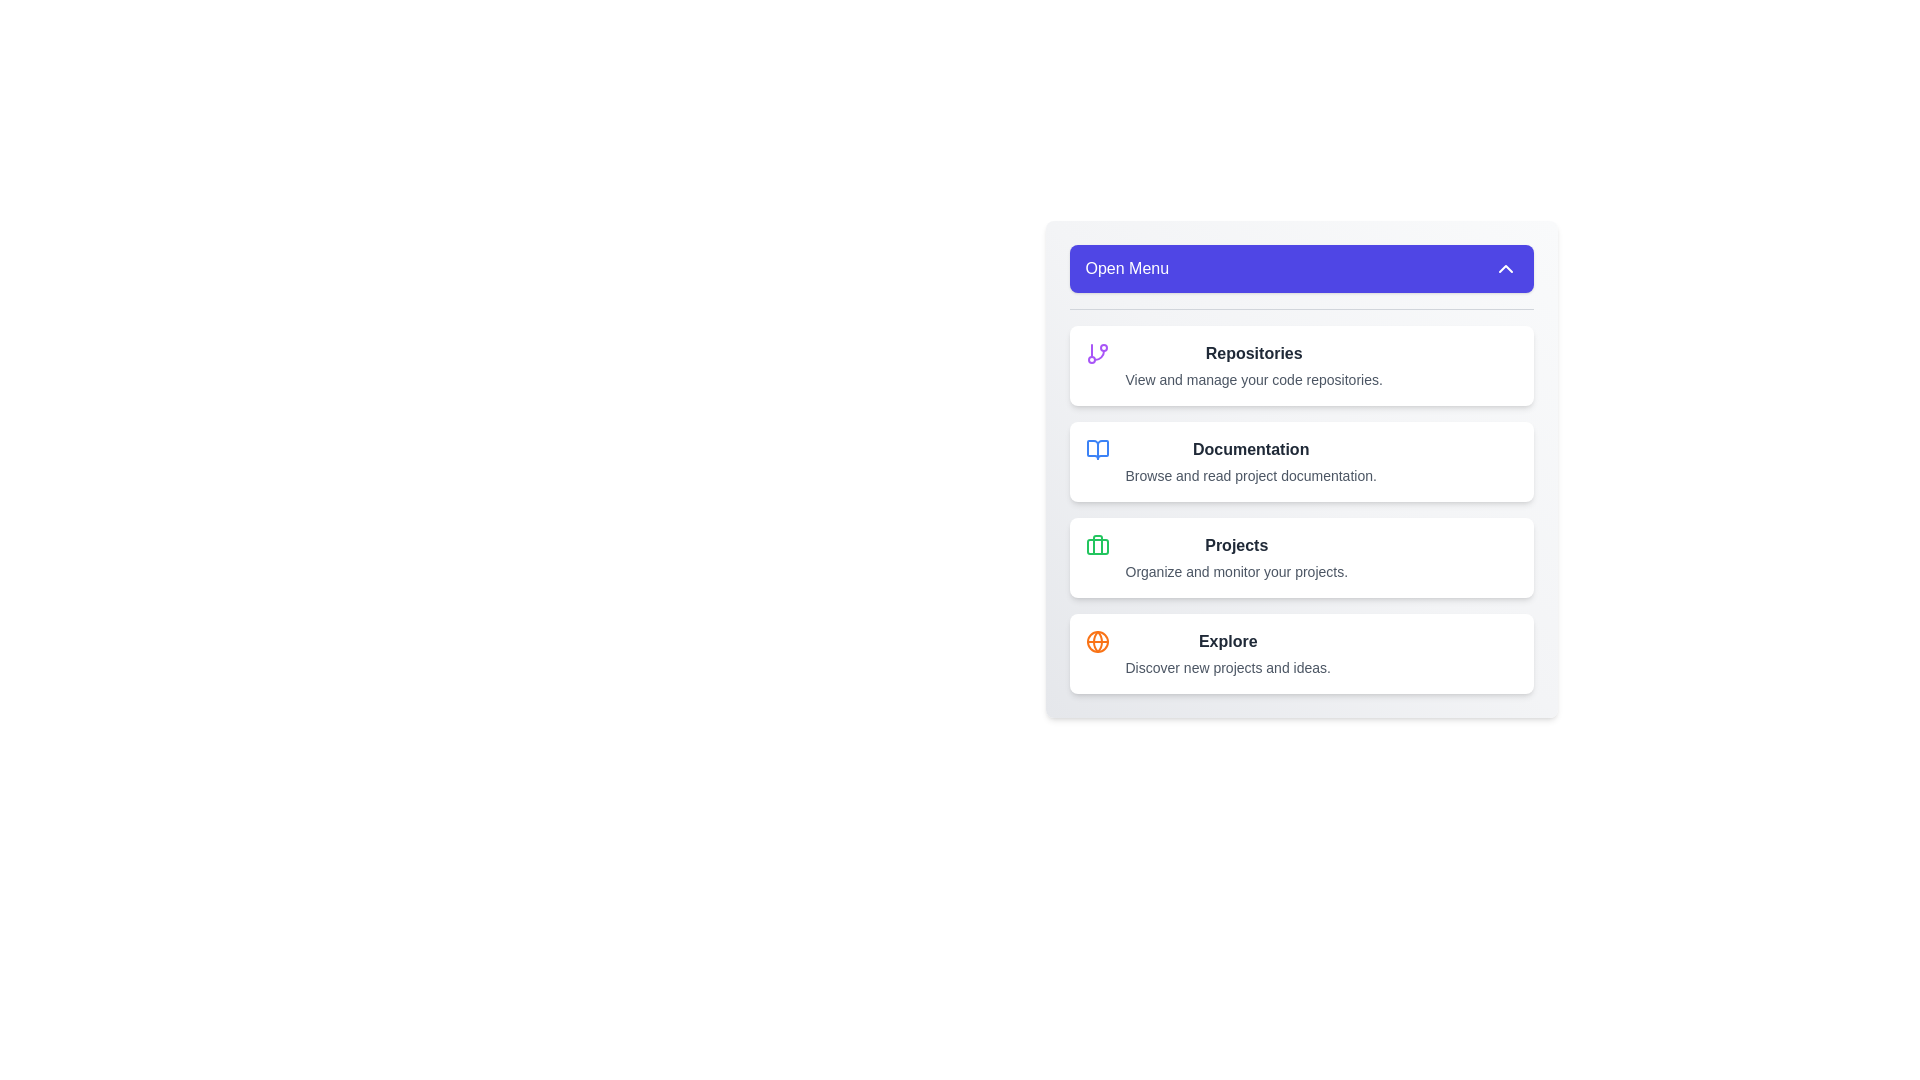 The height and width of the screenshot is (1080, 1920). Describe the element at coordinates (1301, 500) in the screenshot. I see `the vertically arranged list of descriptive items located beneath the 'Open Menu' button` at that location.